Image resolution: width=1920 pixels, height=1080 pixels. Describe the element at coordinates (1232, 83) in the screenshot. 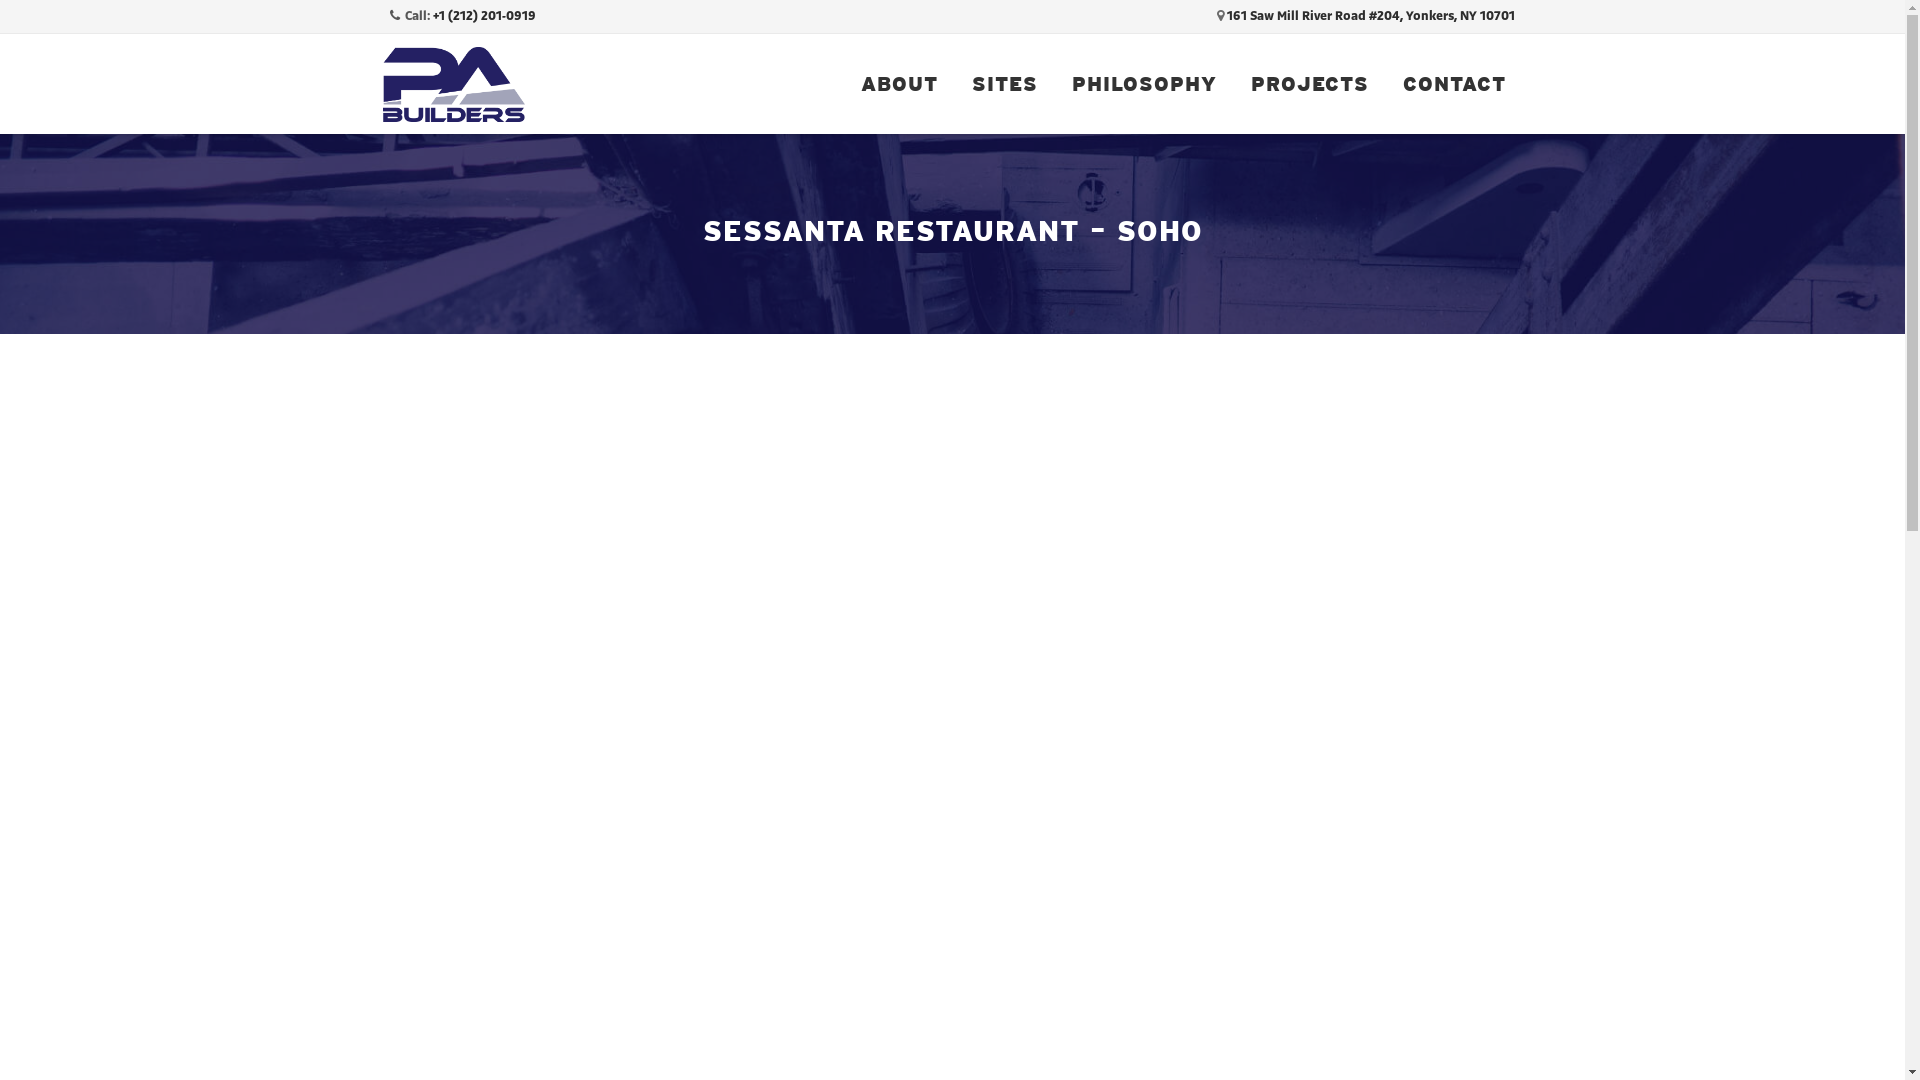

I see `'PROJECTS'` at that location.